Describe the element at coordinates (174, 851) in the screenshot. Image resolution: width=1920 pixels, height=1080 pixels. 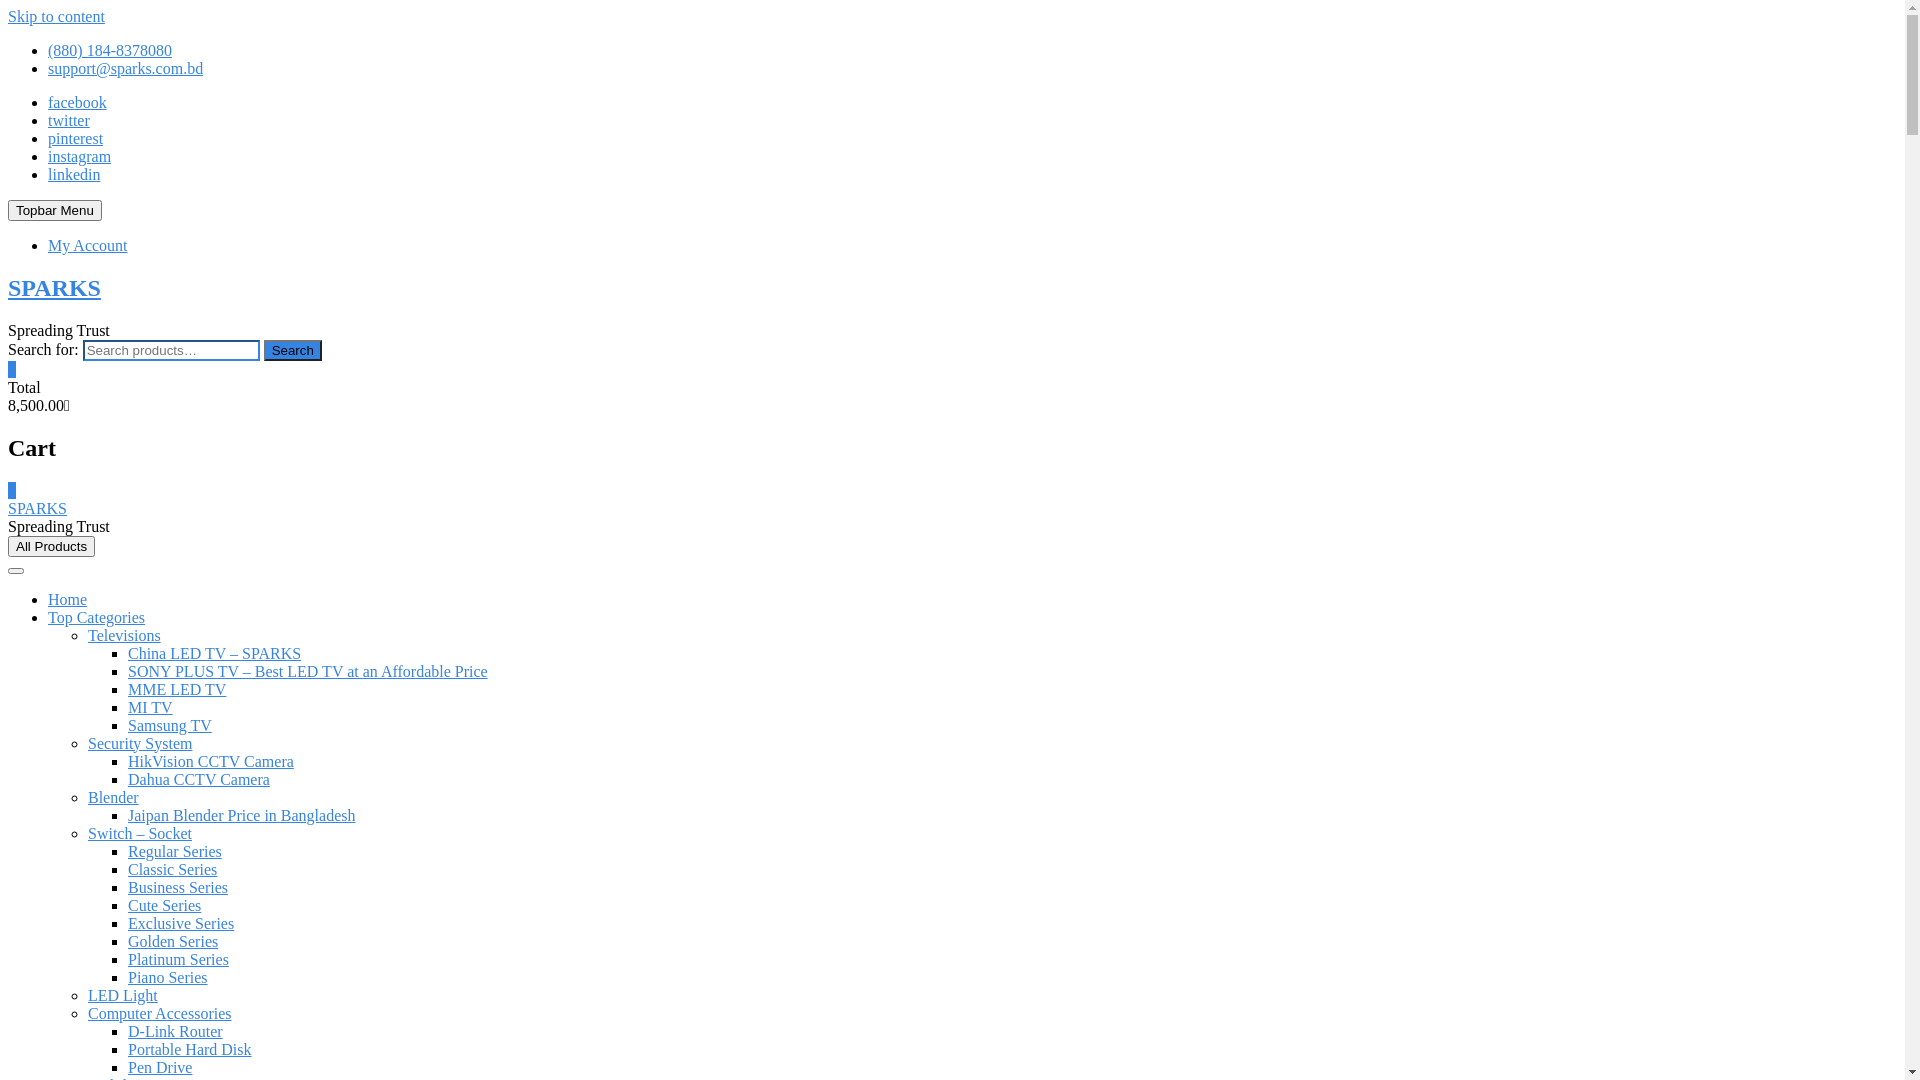
I see `'Regular Series'` at that location.